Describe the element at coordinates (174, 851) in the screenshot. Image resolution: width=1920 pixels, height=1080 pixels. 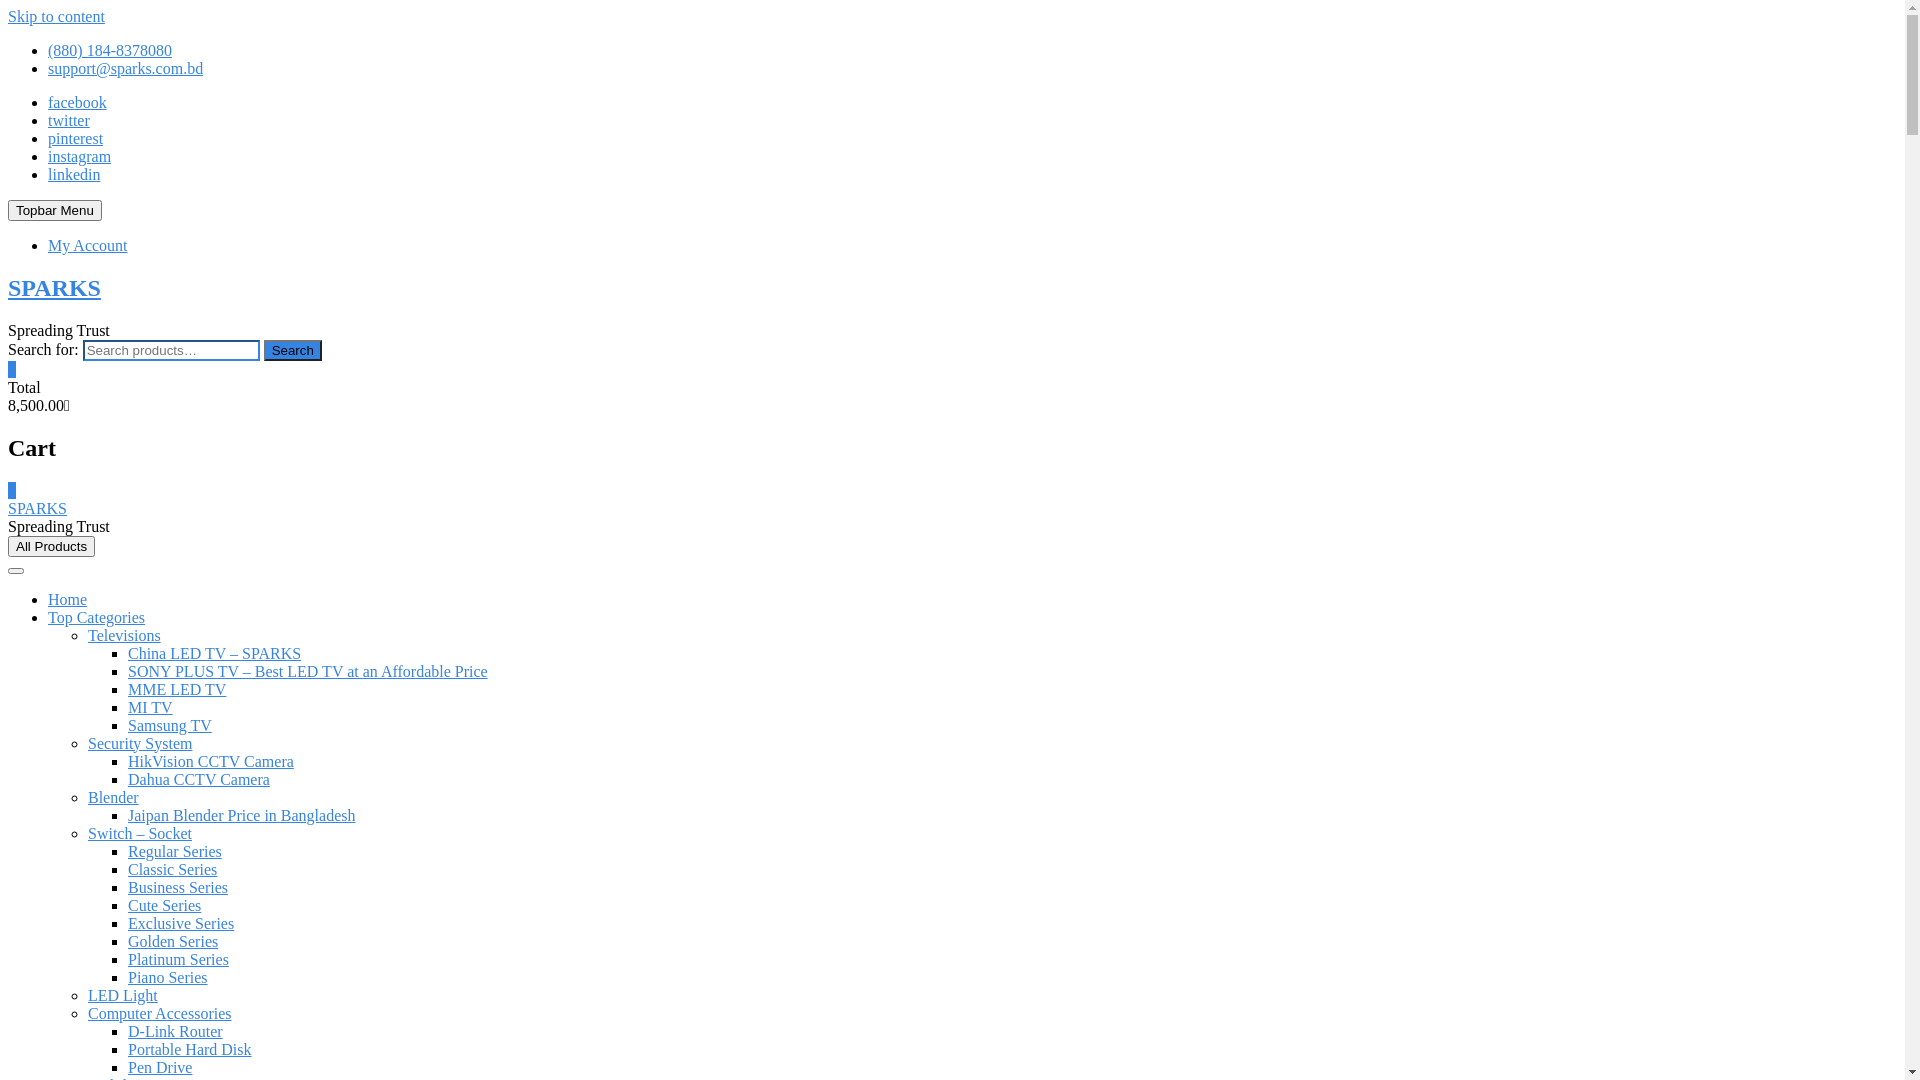
I see `'Regular Series'` at that location.